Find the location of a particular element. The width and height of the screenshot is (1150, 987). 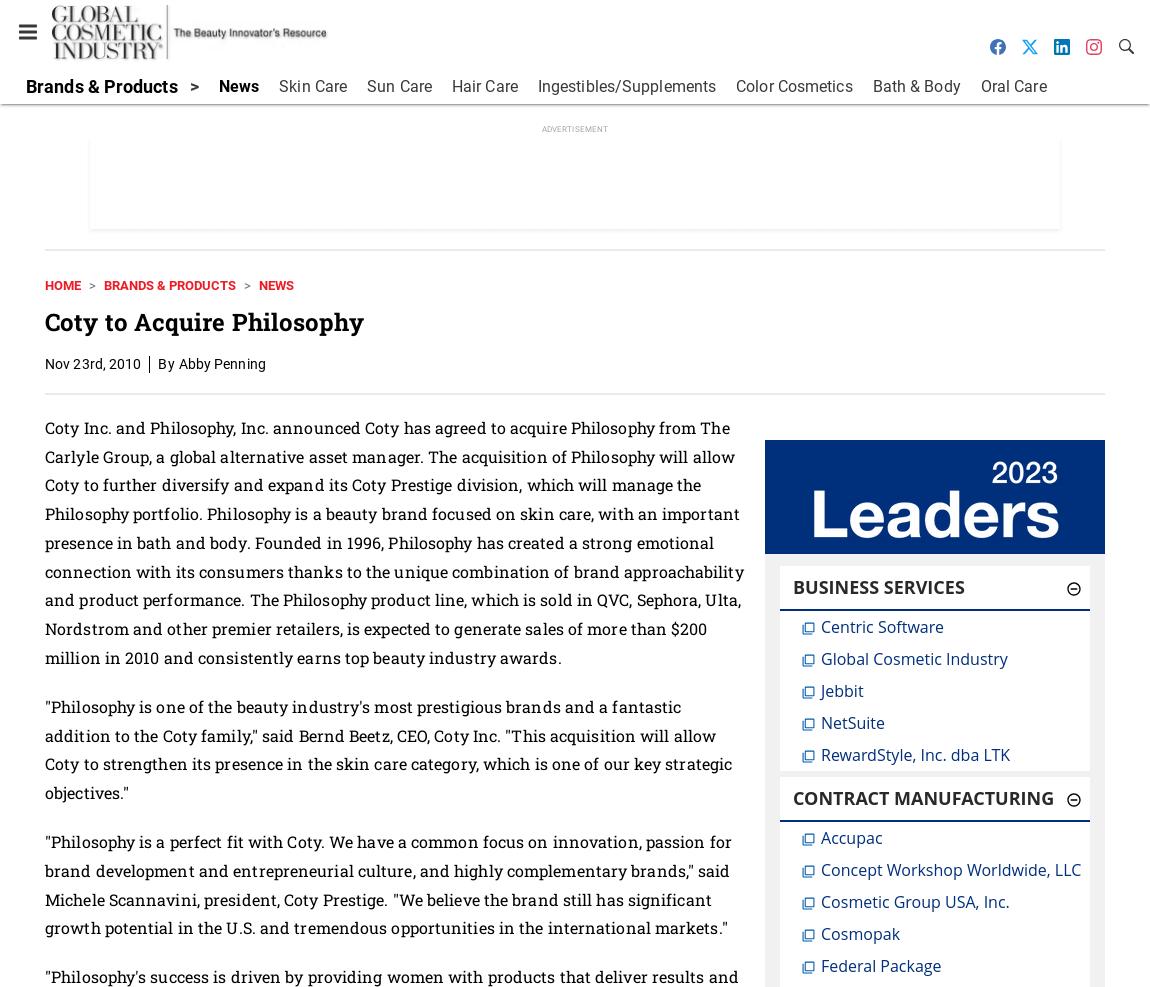

'Coty Inc. and Philosophy, Inc. announced Coty has agreed to acquire Philosophy from The Carlyle Group, a global alternative asset manager. The acquisition of Philosophy will allow Coty to further diversify and expand its Coty Prestige division, which will manage the Philosophy portfolio. Philosophy is a beauty brand focused on skin care, with an important presence in bath and body. Founded in 1996, Philosophy has created a strong emotional connection with its consumers thanks to the unique combination of brand approachability and product performance. The Philosophy product line, which is sold in QVC, Sephora, Ulta, Nordstrom and other premier retailers, is expected to generate sales of more than $200 million in 2010 and consistently earns top beauty industry awards.' is located at coordinates (393, 541).